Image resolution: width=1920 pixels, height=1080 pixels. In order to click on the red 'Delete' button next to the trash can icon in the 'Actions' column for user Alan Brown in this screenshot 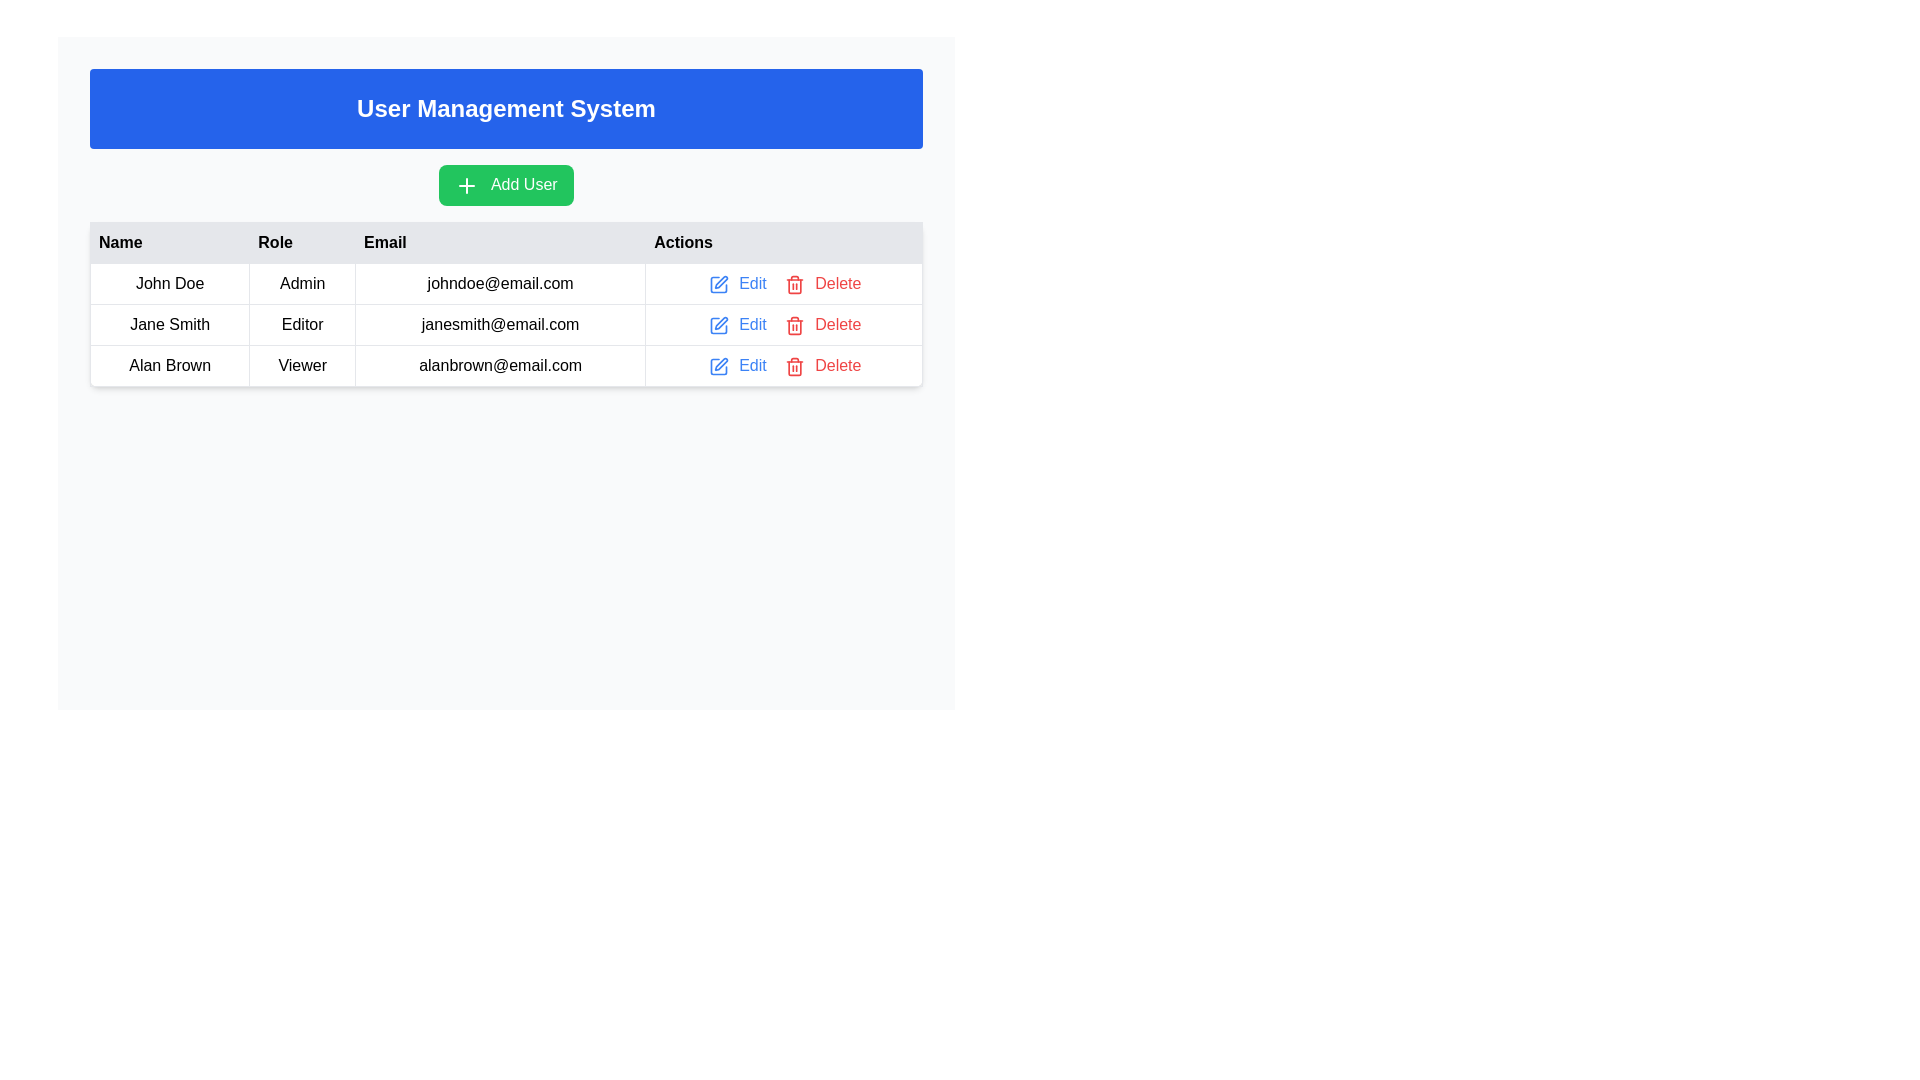, I will do `click(822, 365)`.